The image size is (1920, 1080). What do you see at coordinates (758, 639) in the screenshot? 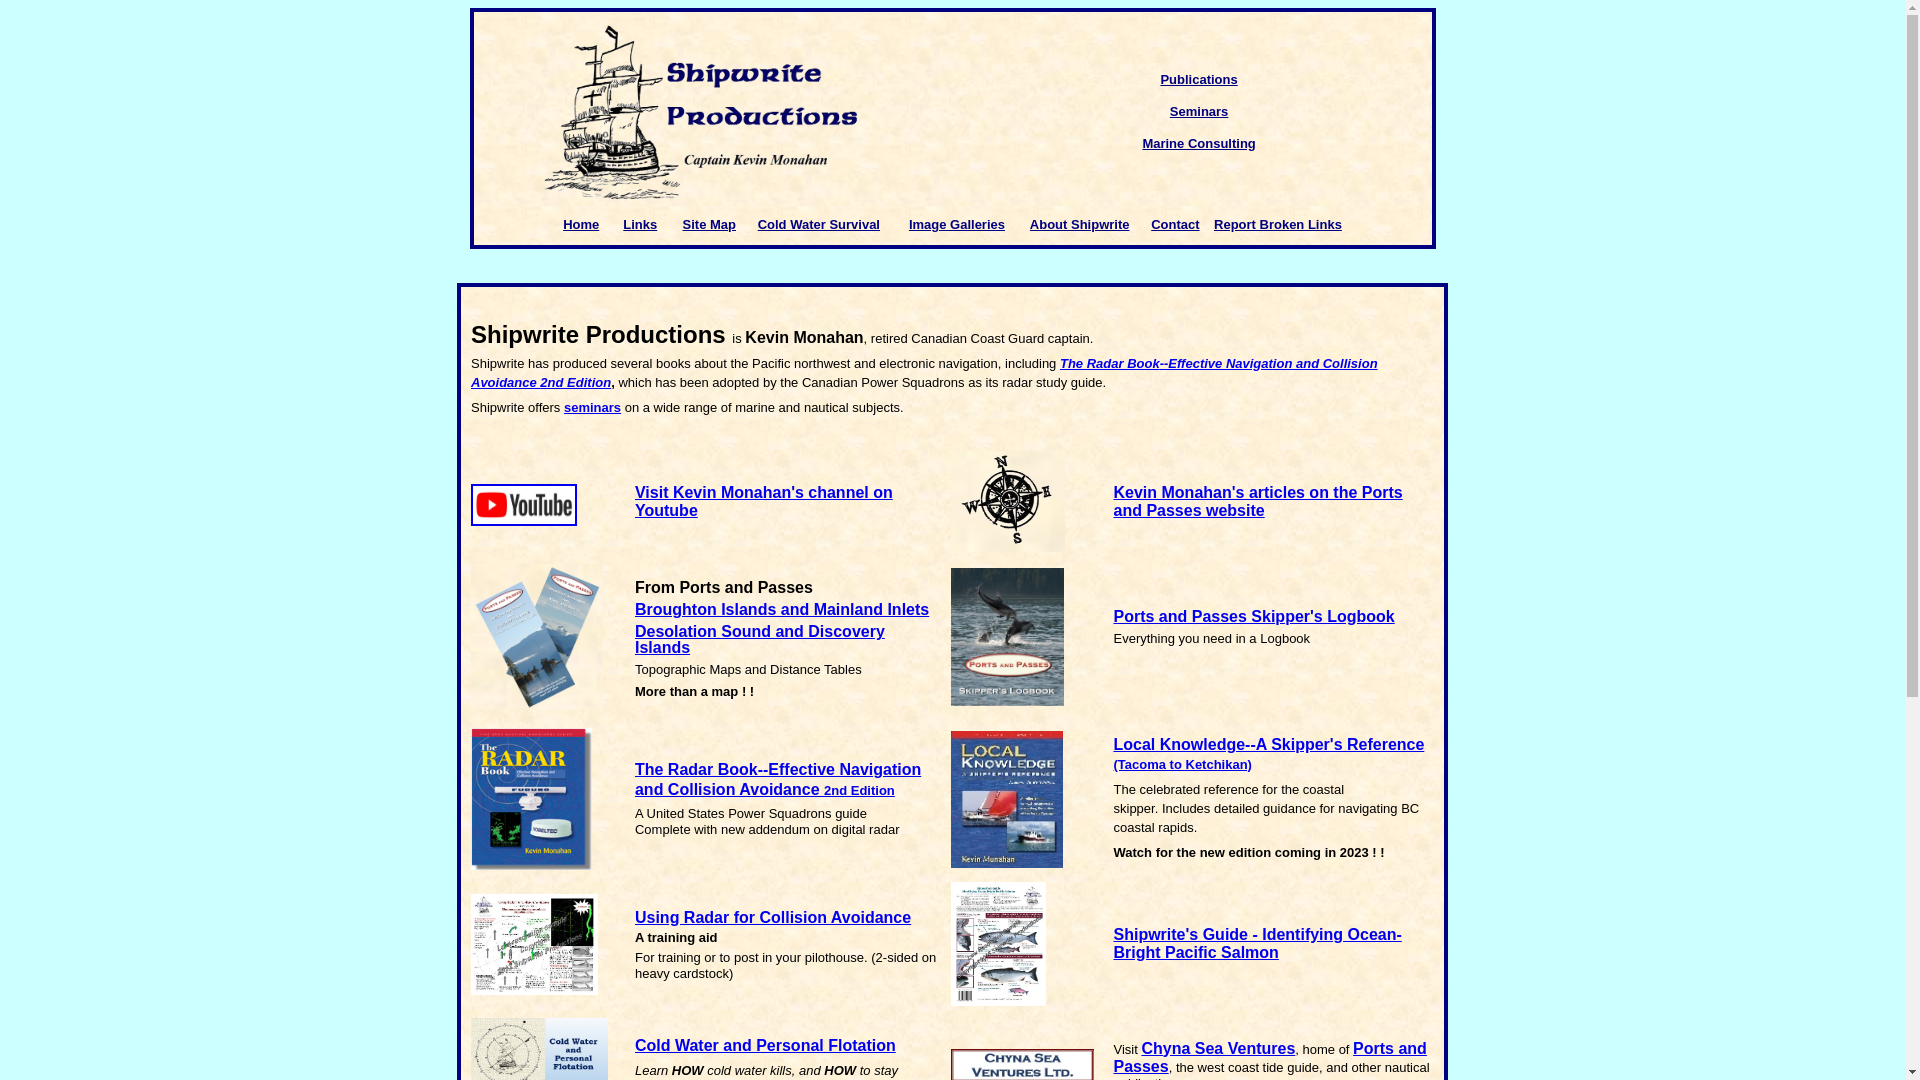
I see `'Desolation Sound and Discovery Islands'` at bounding box center [758, 639].